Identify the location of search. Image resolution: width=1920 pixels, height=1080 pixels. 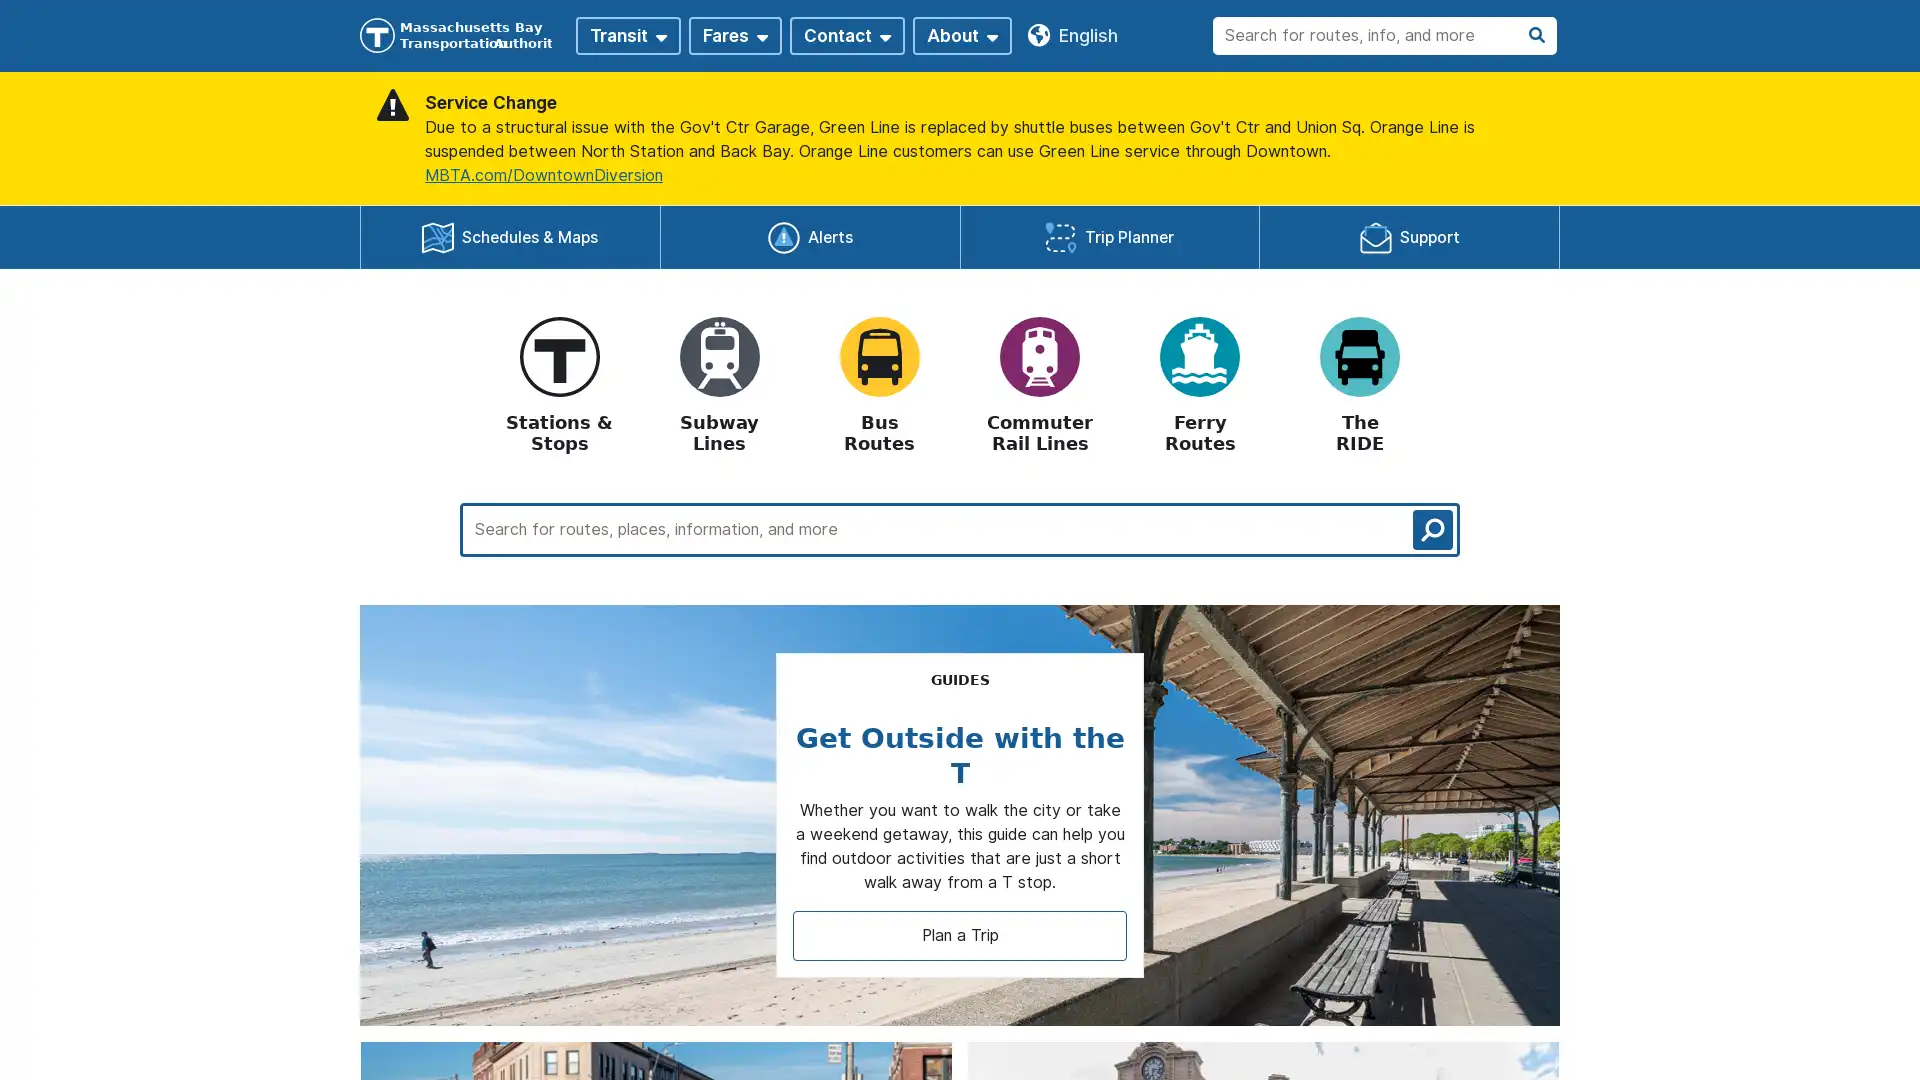
(1432, 527).